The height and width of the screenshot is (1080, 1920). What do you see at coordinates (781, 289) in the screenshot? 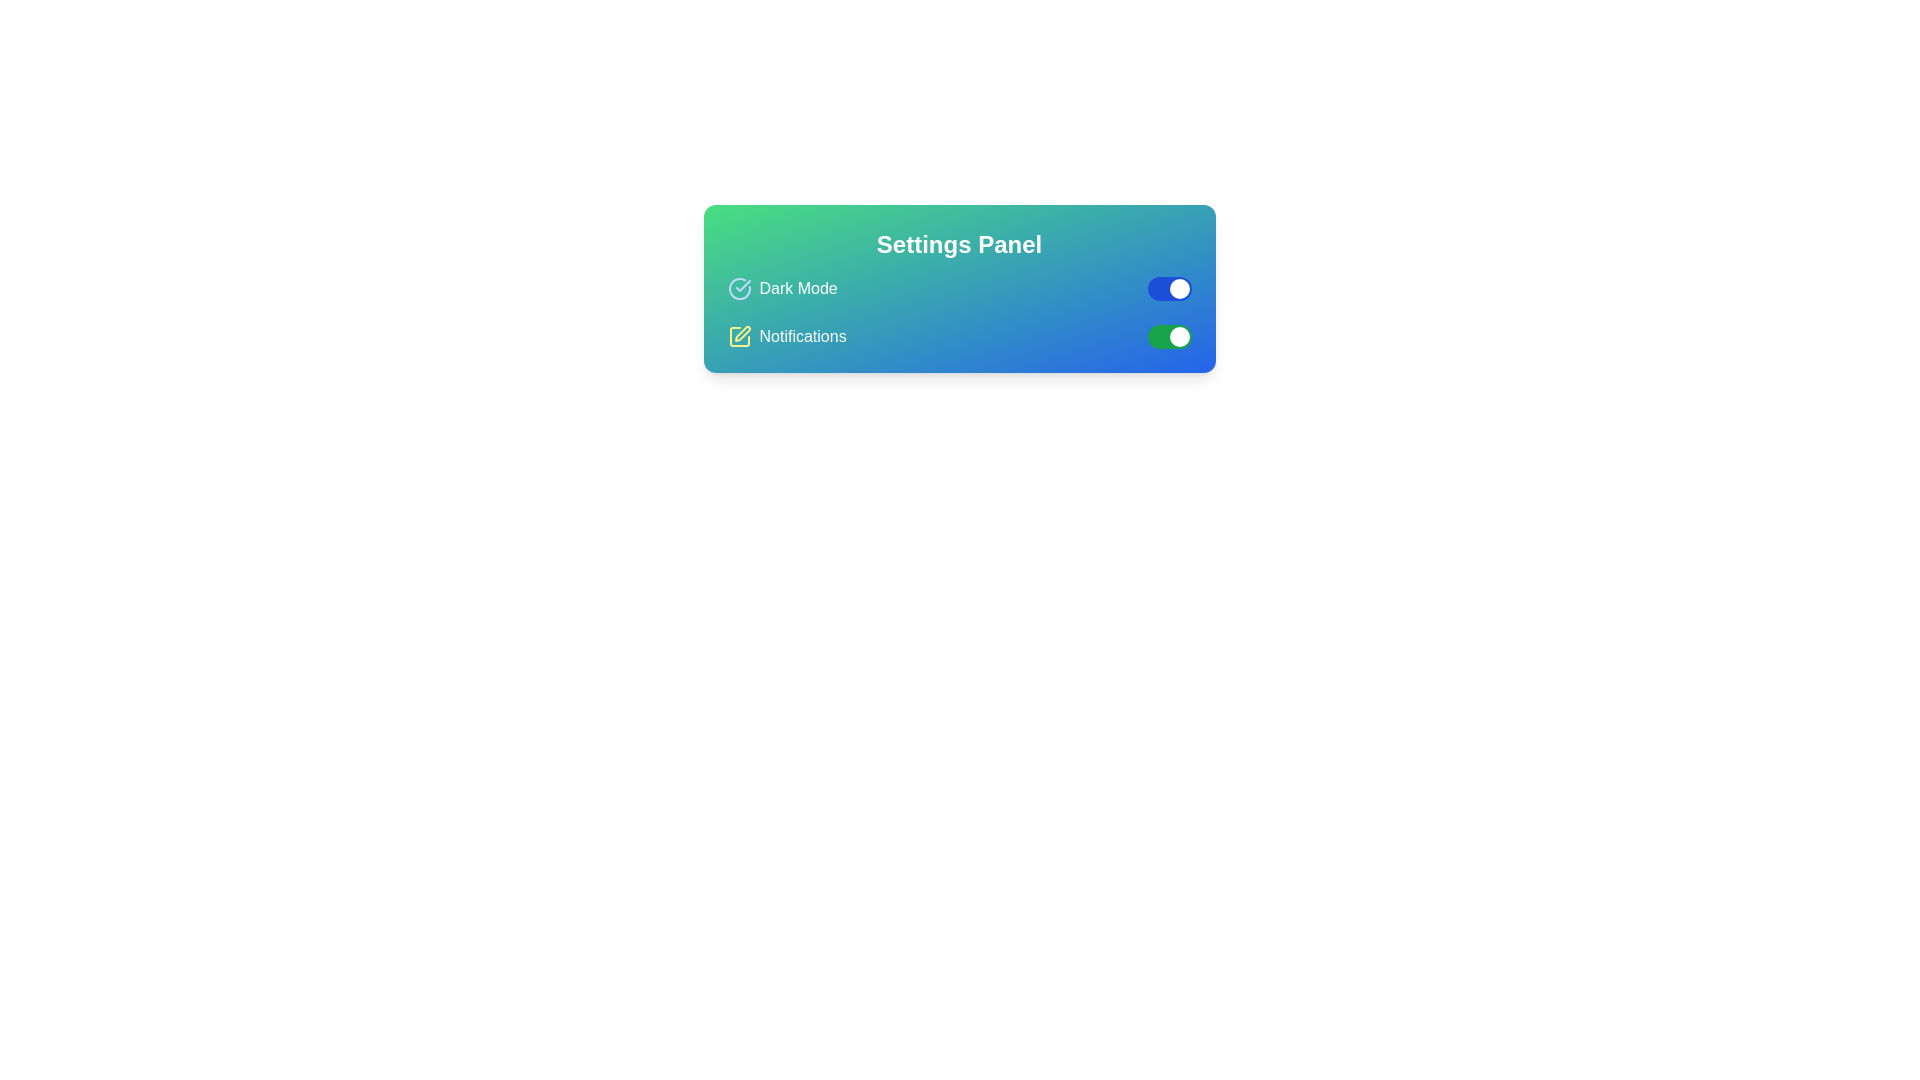
I see `the 'Dark Mode' toggle element, which consists of an icon and a label text, located at the top-left corner of the settings panel` at bounding box center [781, 289].